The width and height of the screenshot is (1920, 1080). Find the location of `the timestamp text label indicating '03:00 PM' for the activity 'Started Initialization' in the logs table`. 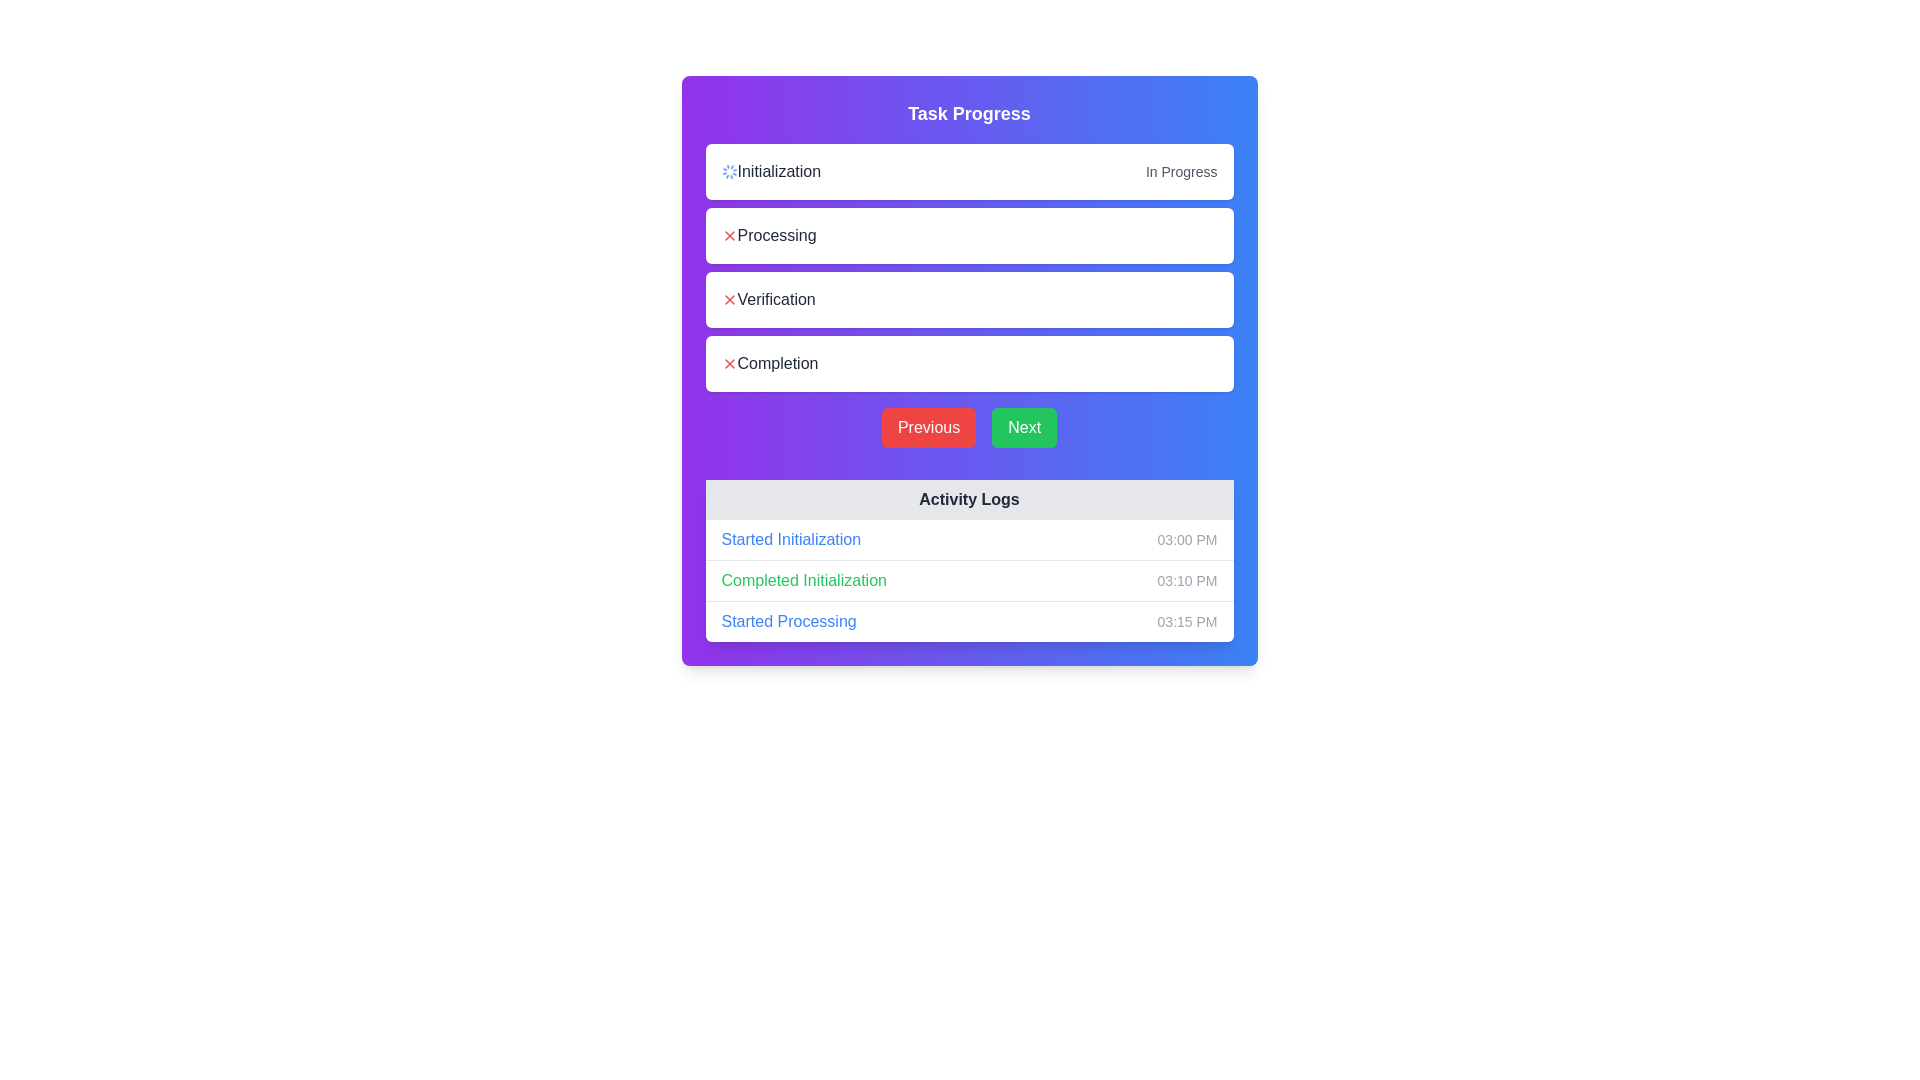

the timestamp text label indicating '03:00 PM' for the activity 'Started Initialization' in the logs table is located at coordinates (1187, 540).